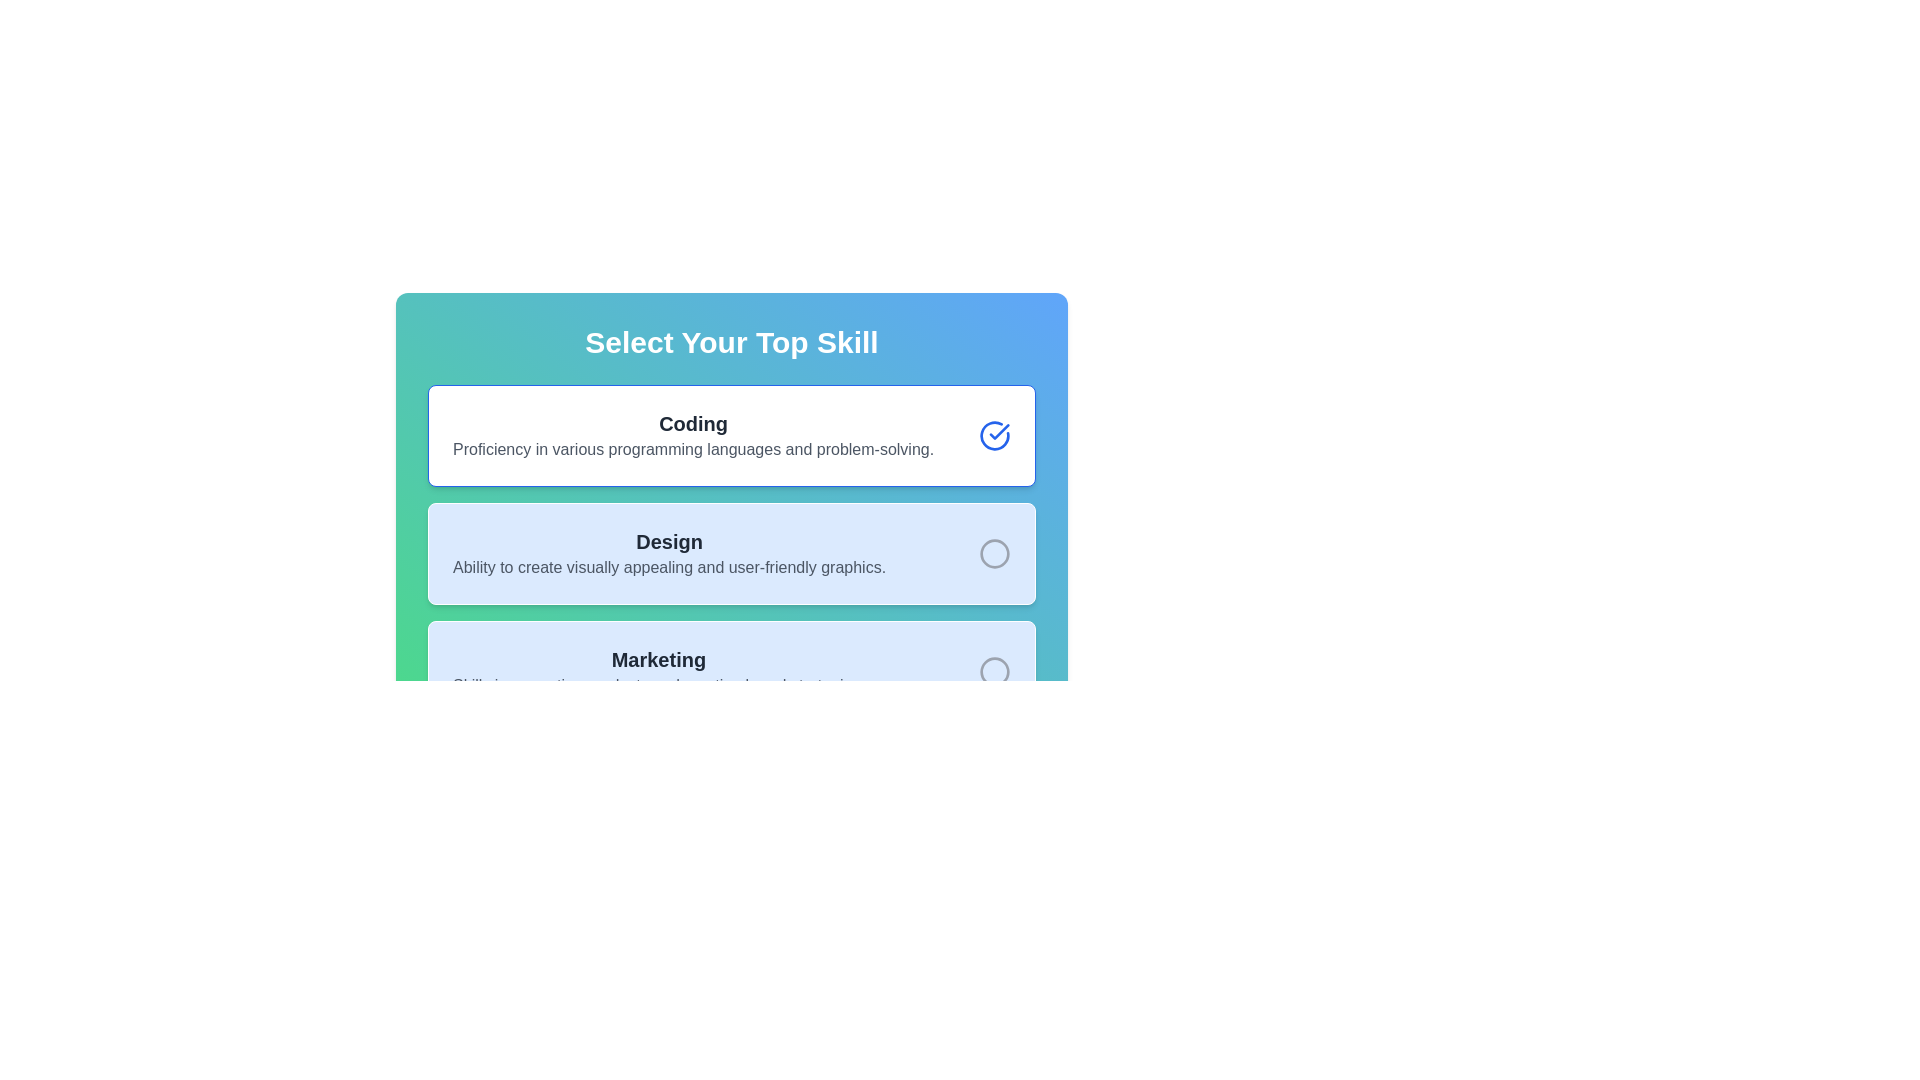 The height and width of the screenshot is (1080, 1920). Describe the element at coordinates (730, 671) in the screenshot. I see `the selectable card labeled 'Marketing' with a light blue background, which contains skills in promoting products and creating brand strategies, positioned below the 'Design' skill block` at that location.